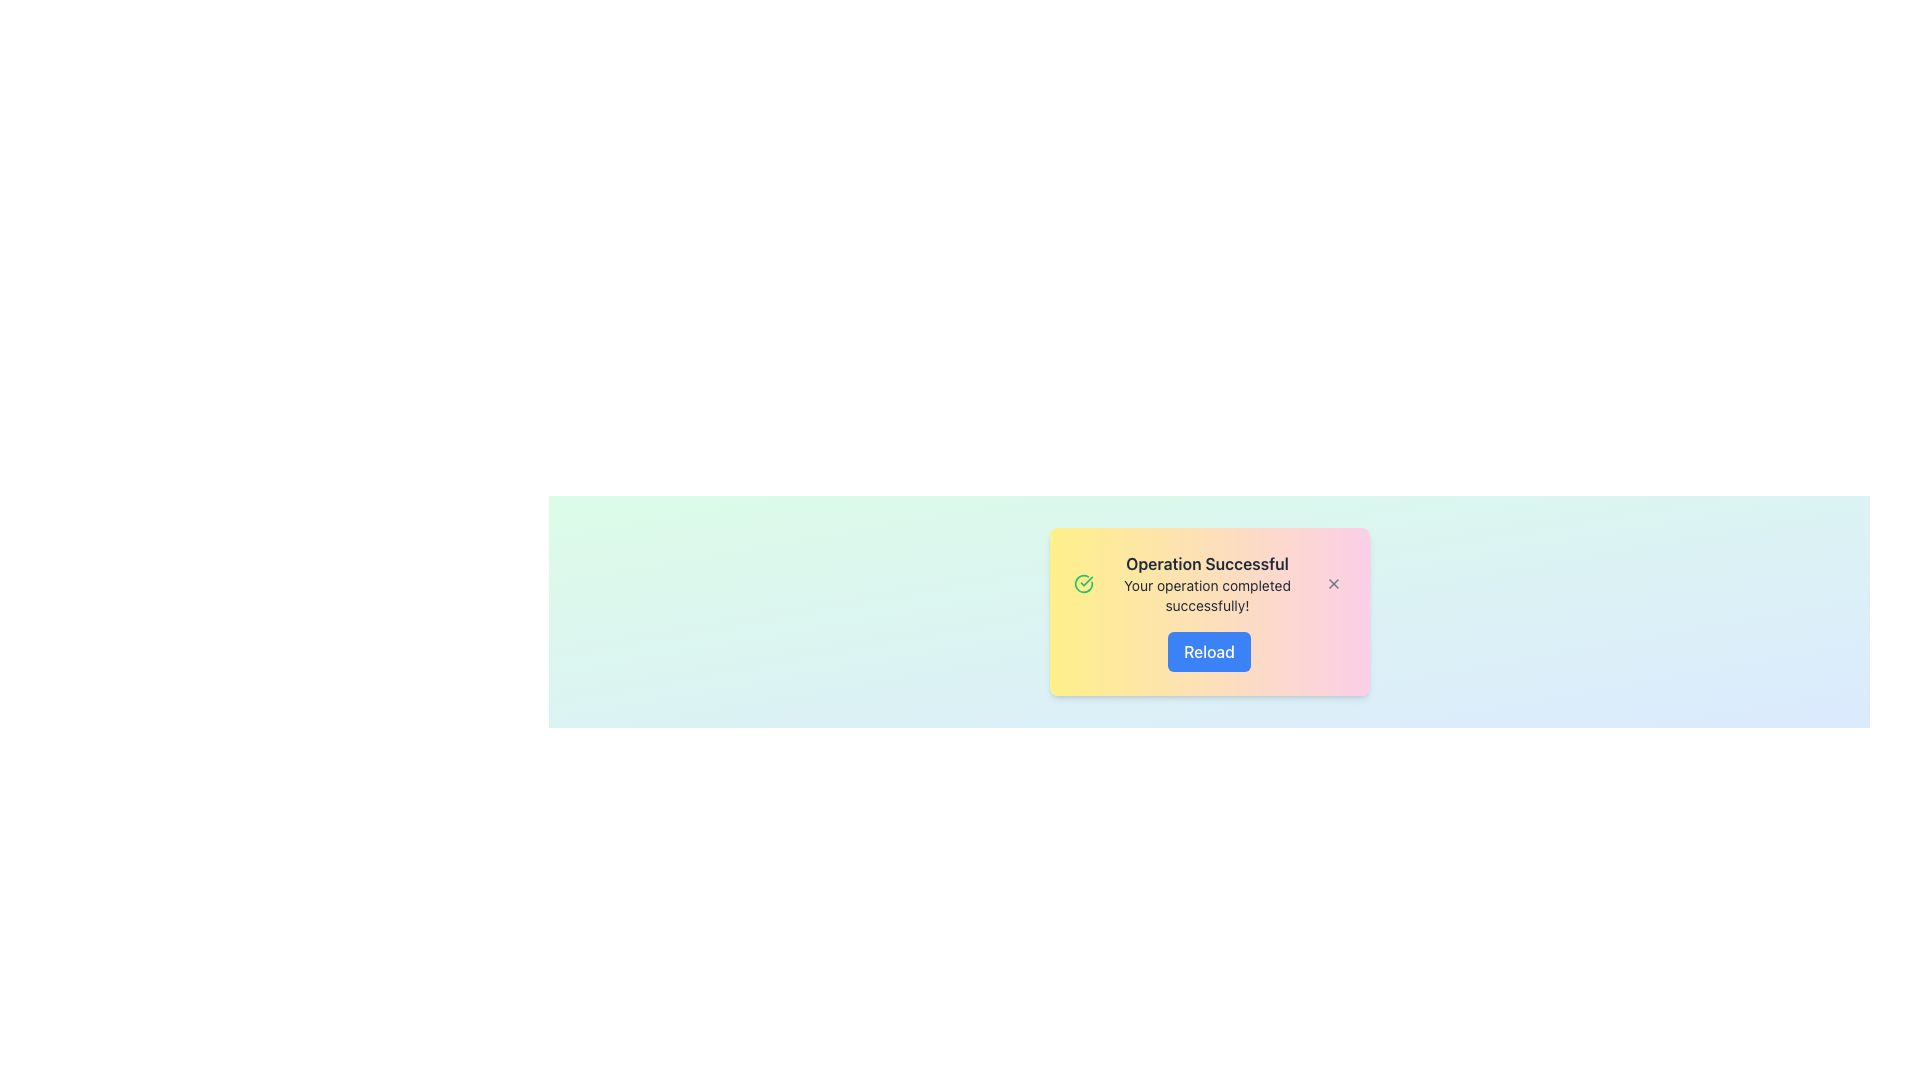 The width and height of the screenshot is (1920, 1080). What do you see at coordinates (1206, 563) in the screenshot?
I see `the main title text label of the notification indicating a successful operation, located at the top of the notification card in the lower central area of the interface` at bounding box center [1206, 563].